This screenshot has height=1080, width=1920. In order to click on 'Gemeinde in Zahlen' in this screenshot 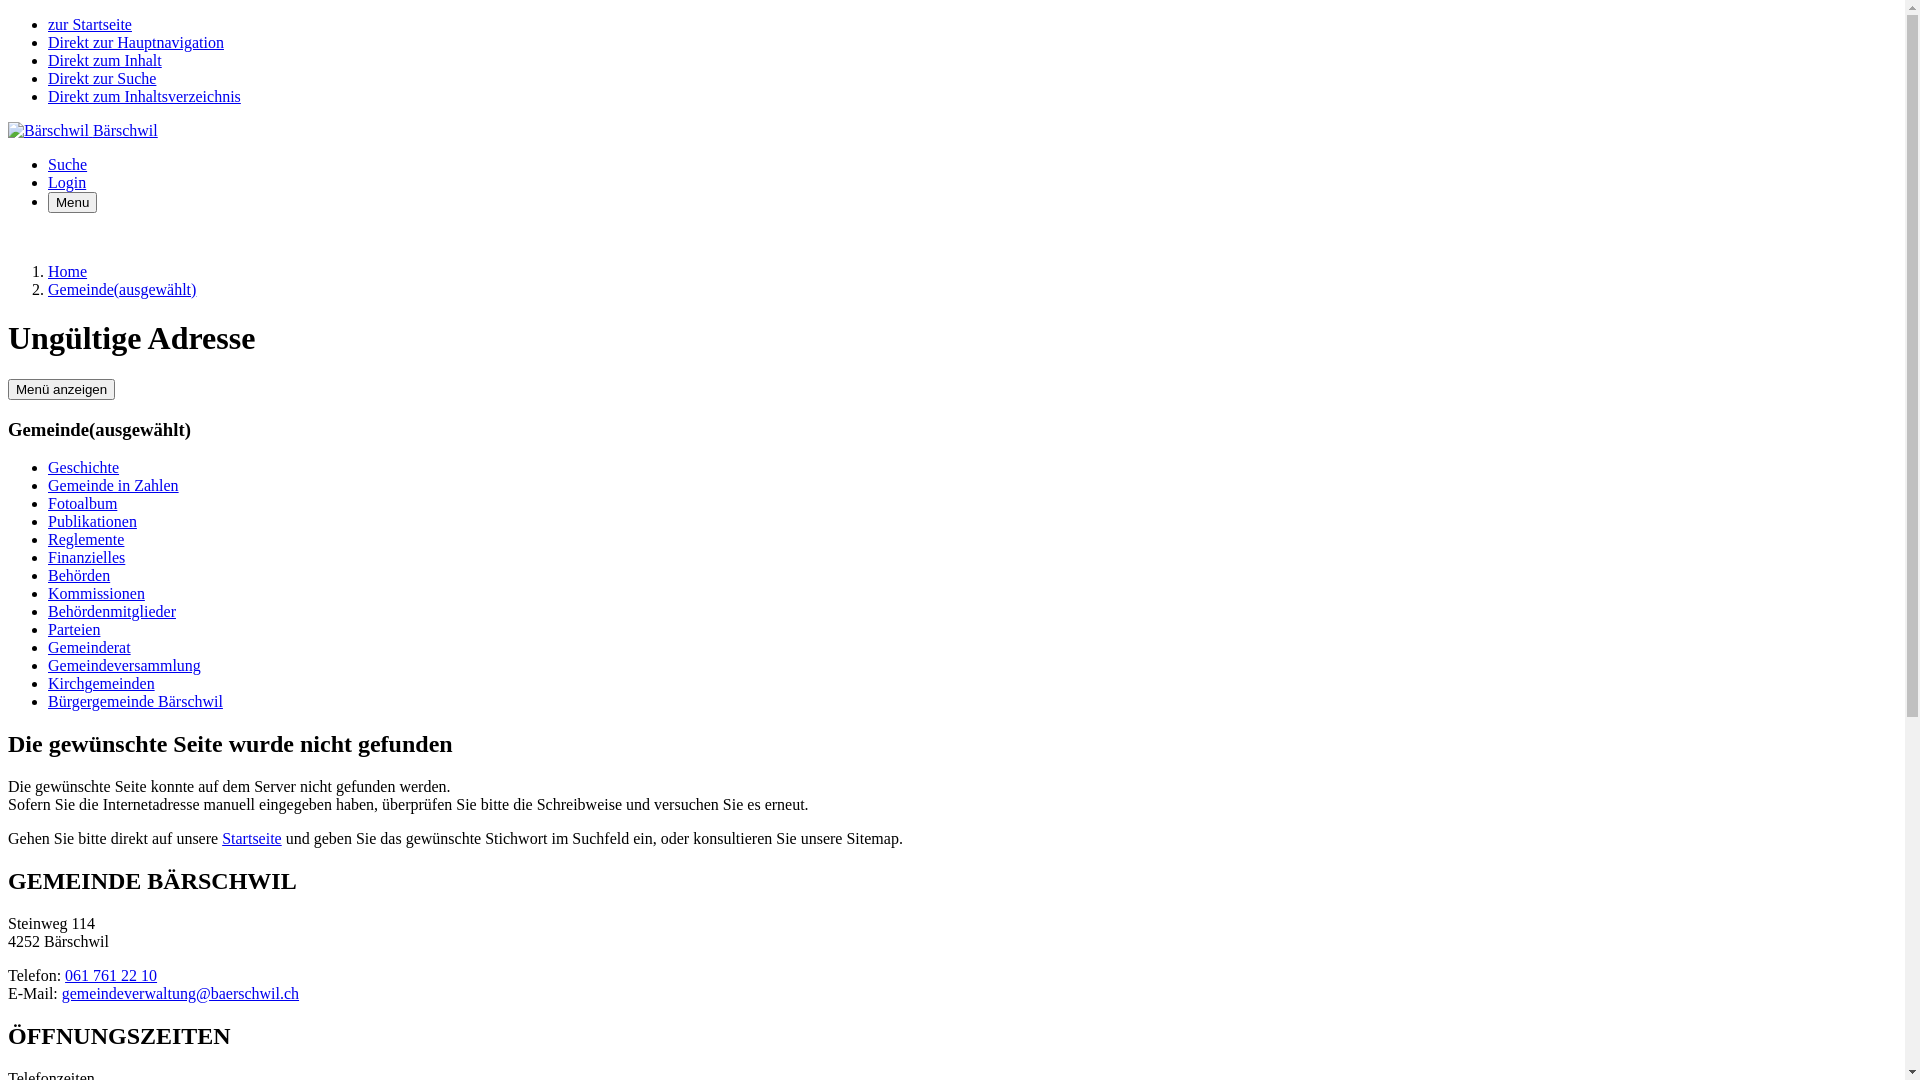, I will do `click(112, 485)`.